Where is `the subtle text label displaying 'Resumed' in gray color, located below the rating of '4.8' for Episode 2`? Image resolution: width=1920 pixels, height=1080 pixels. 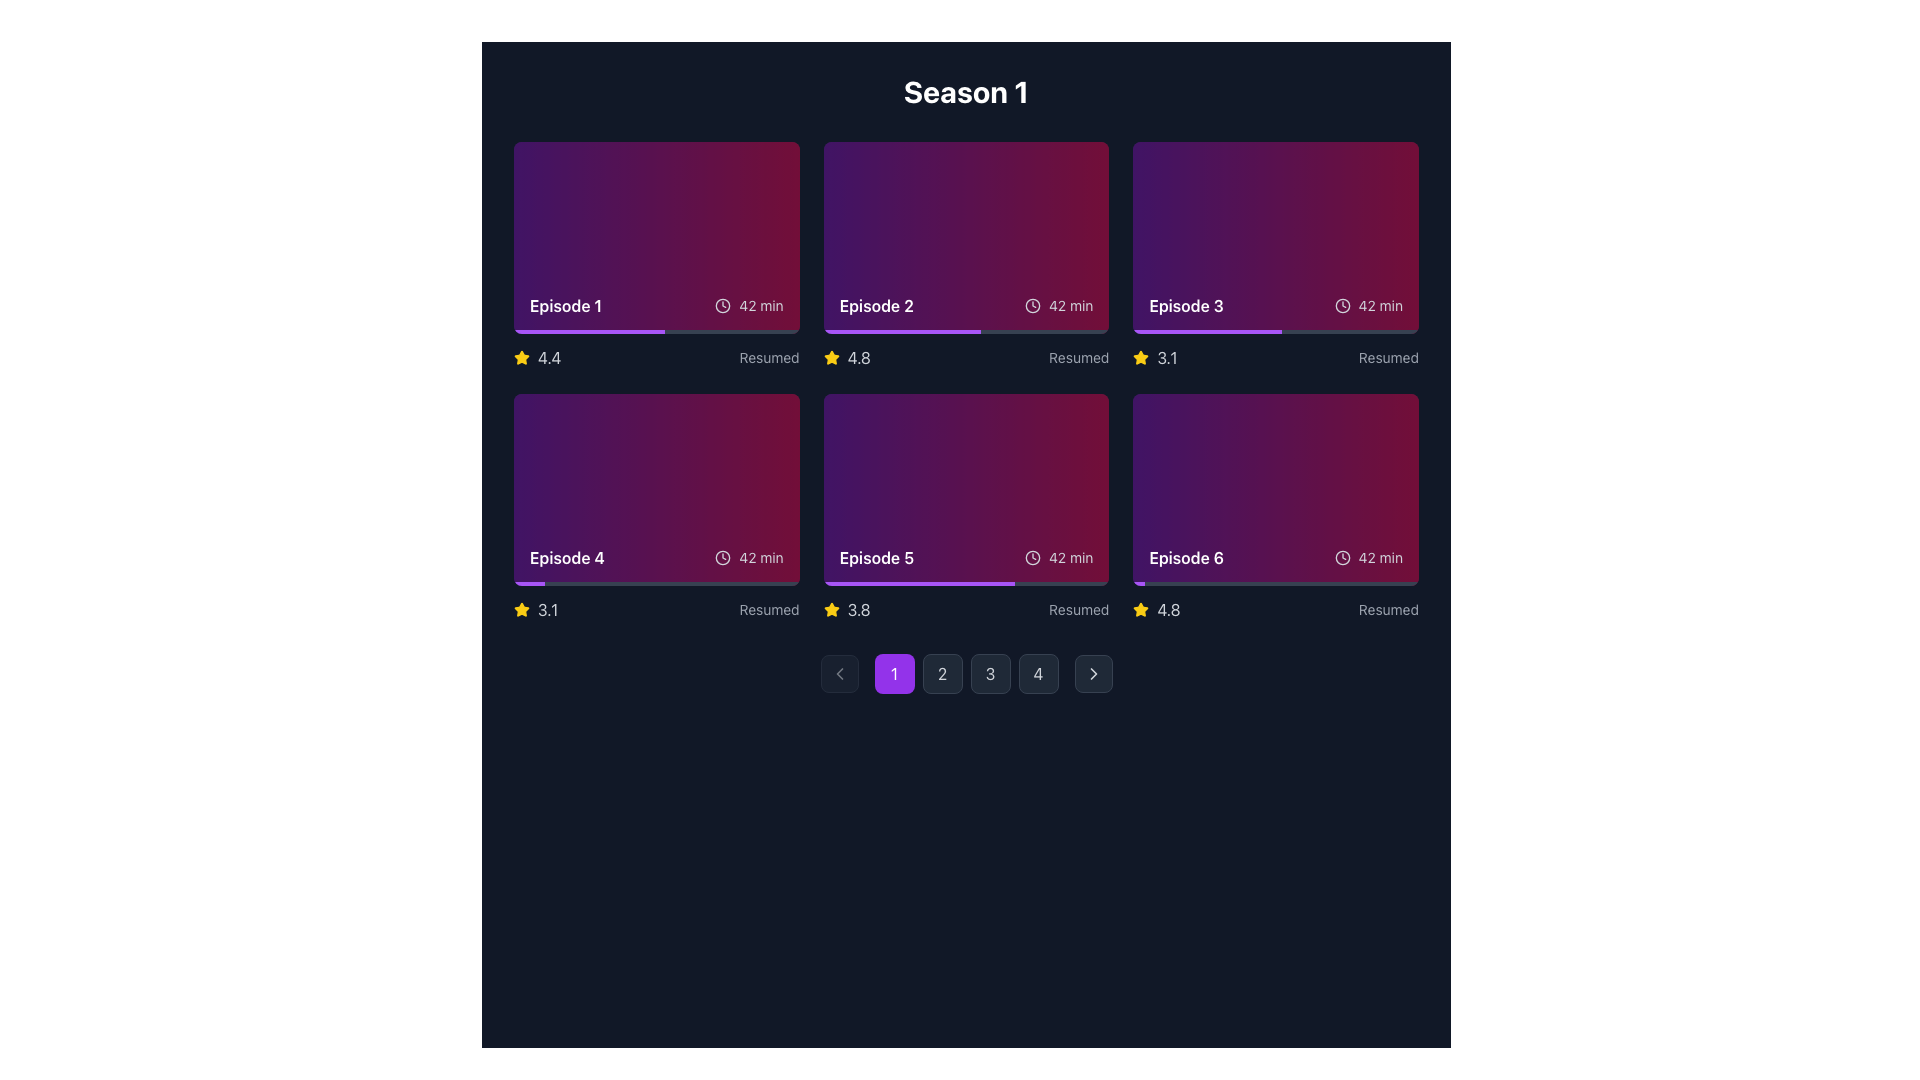
the subtle text label displaying 'Resumed' in gray color, located below the rating of '4.8' for Episode 2 is located at coordinates (1078, 357).